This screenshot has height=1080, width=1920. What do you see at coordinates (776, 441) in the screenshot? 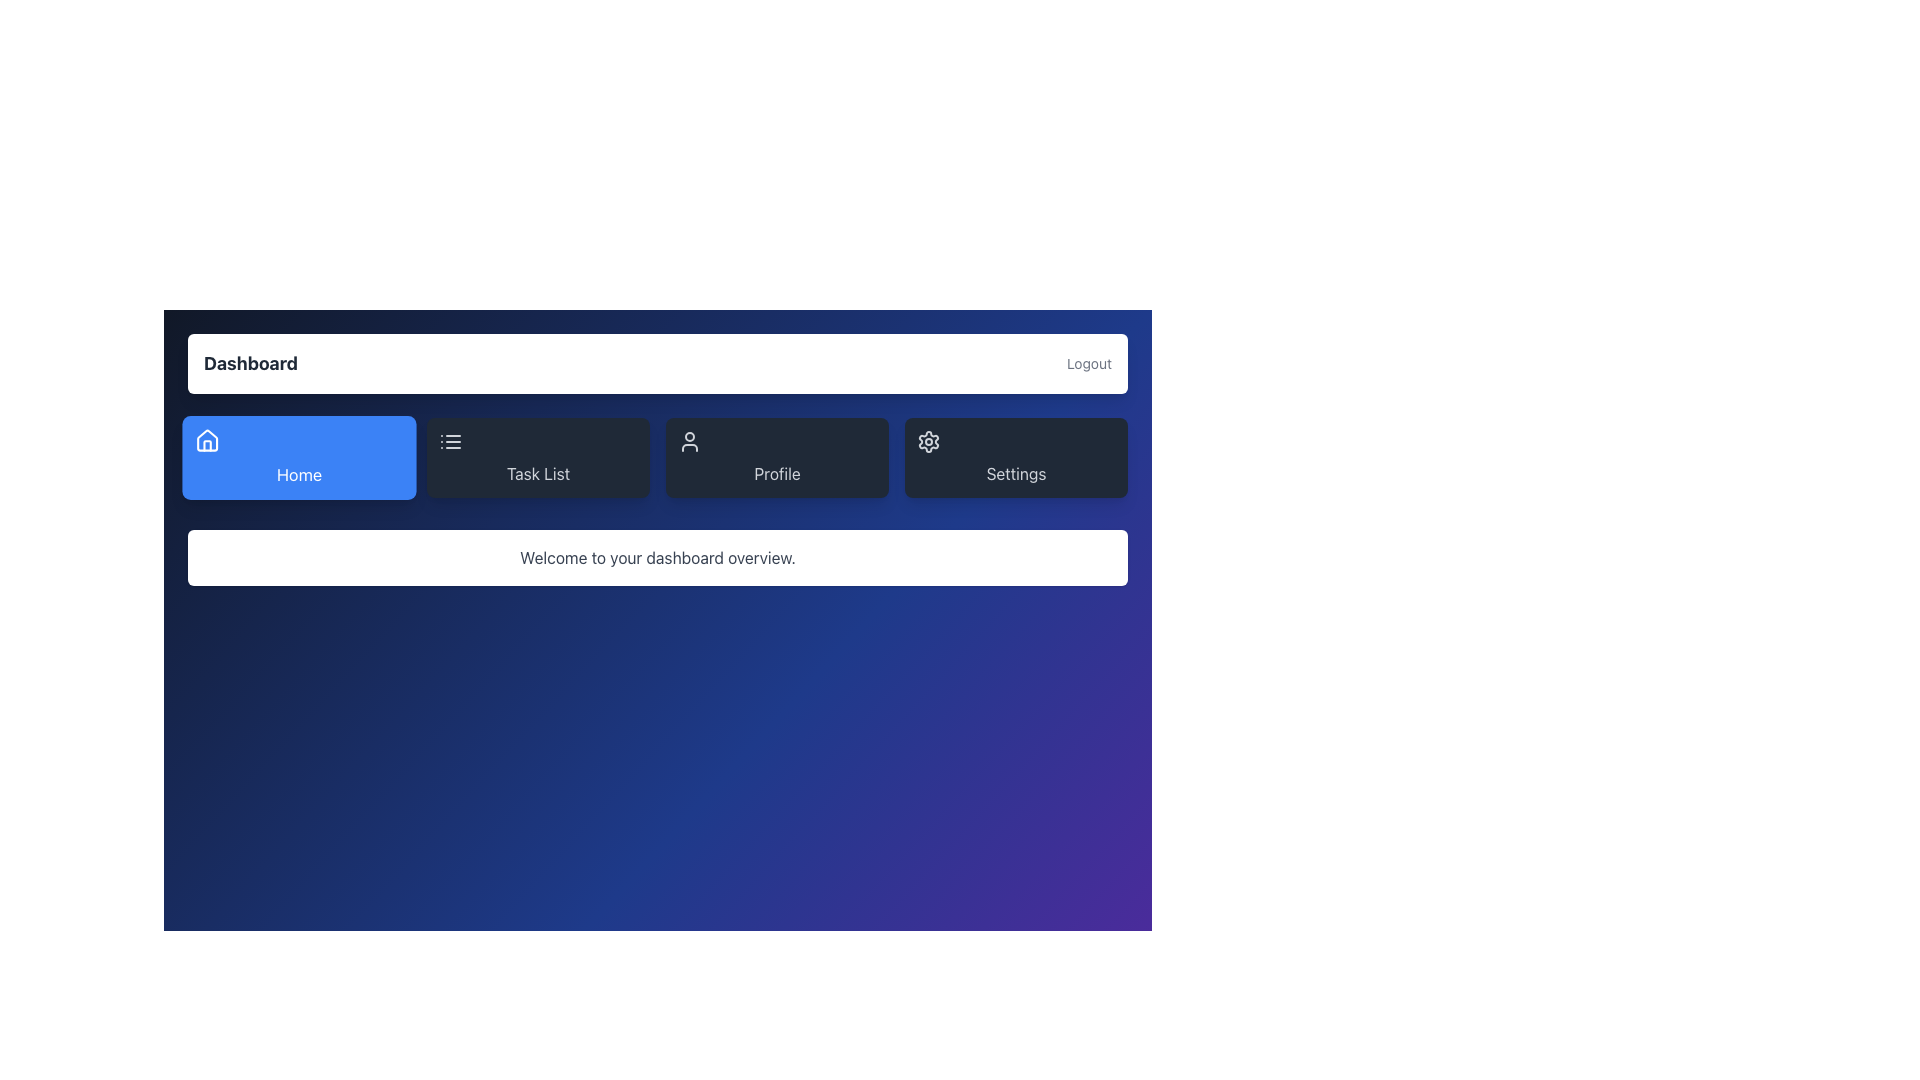
I see `the user profile icon located within the 'Profile' button, which features a minimalistic design of a head and shoulders, situated centrally in the navigation row beneath the top header` at bounding box center [776, 441].